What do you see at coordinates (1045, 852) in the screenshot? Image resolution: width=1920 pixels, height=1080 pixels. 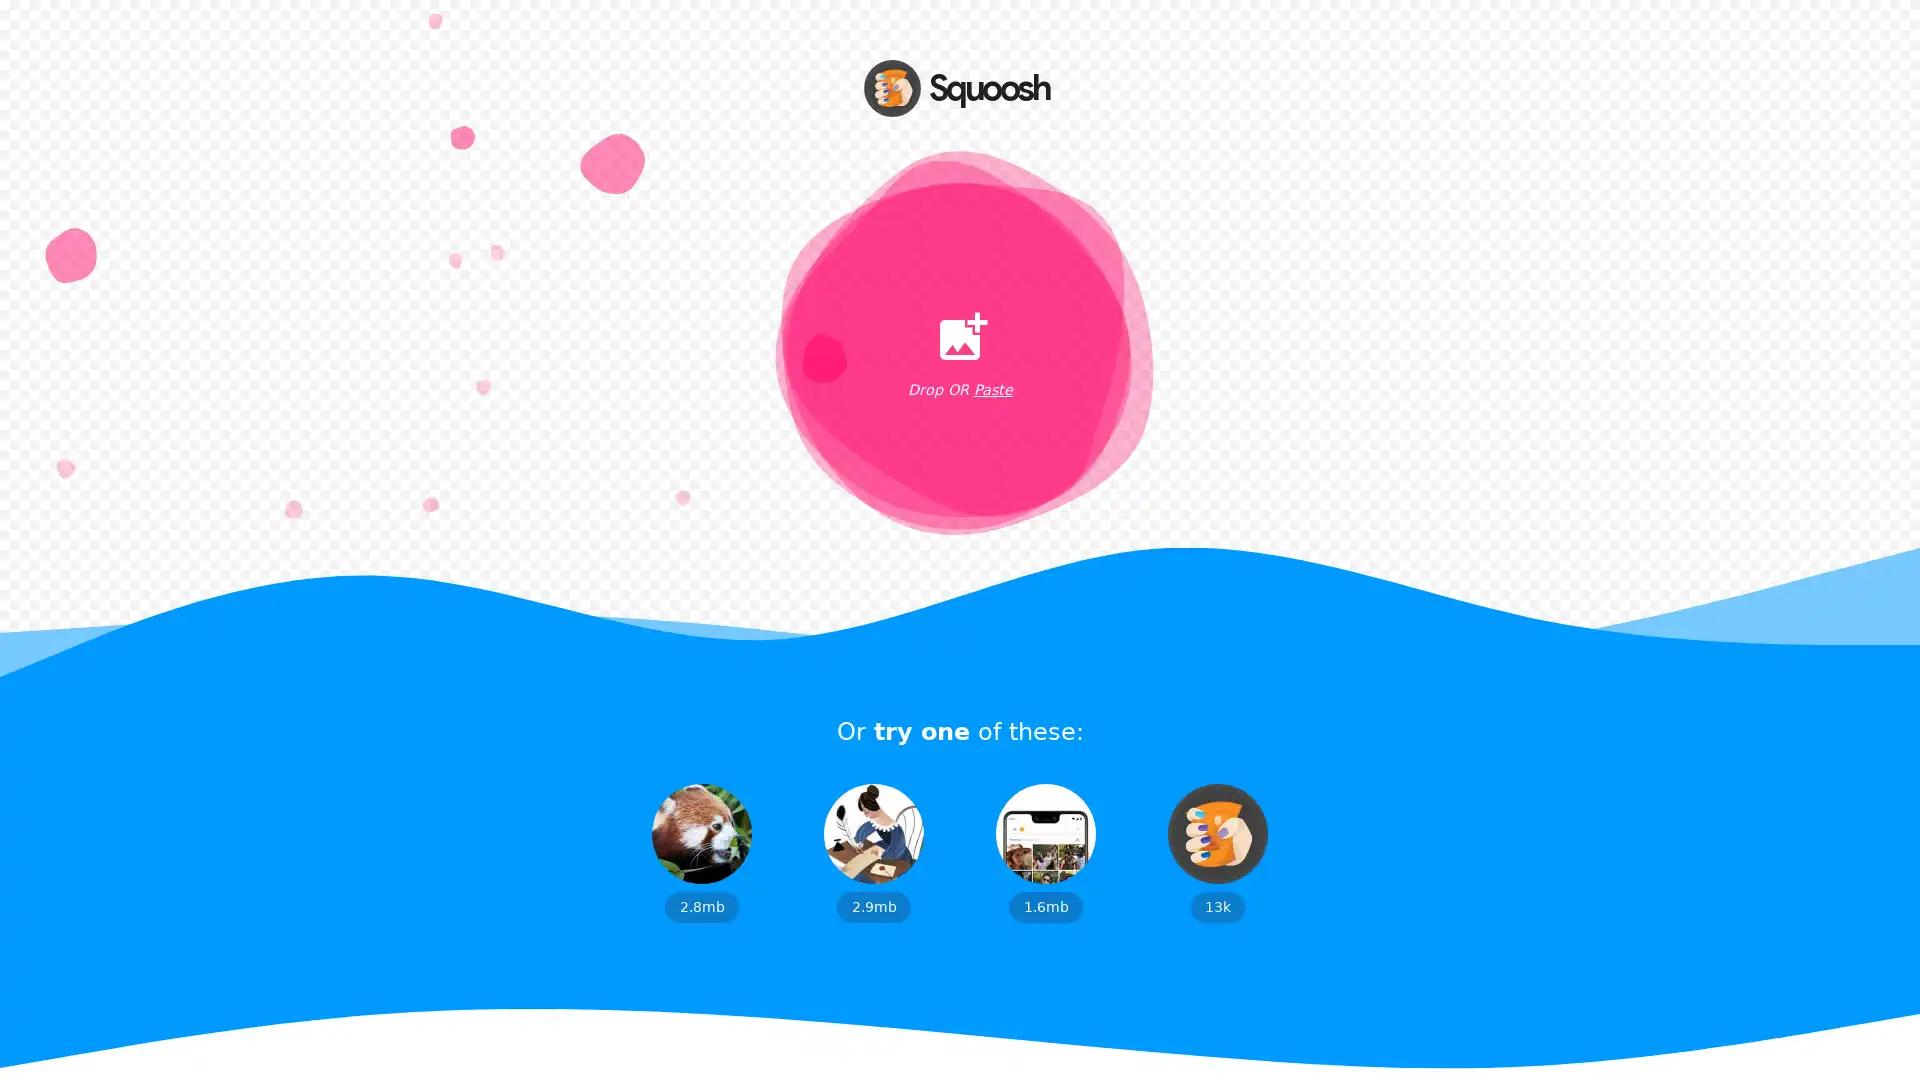 I see `Device screen 1.6mb` at bounding box center [1045, 852].